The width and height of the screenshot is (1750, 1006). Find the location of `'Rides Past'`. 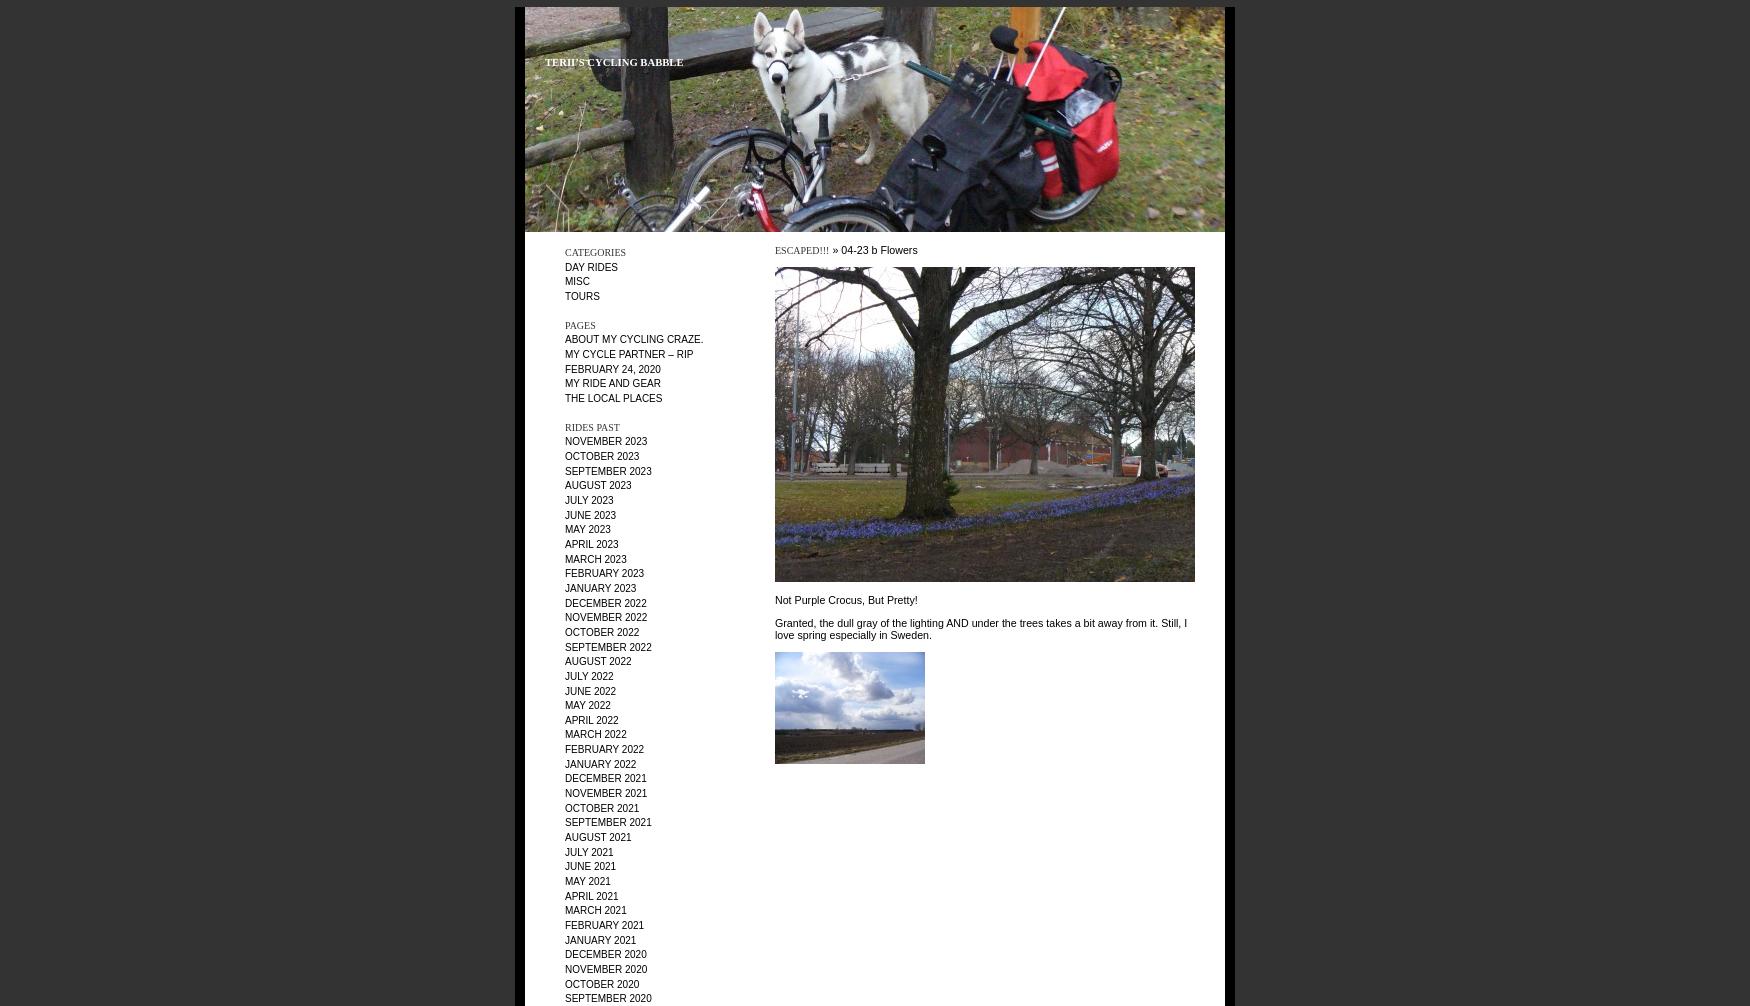

'Rides Past' is located at coordinates (592, 425).